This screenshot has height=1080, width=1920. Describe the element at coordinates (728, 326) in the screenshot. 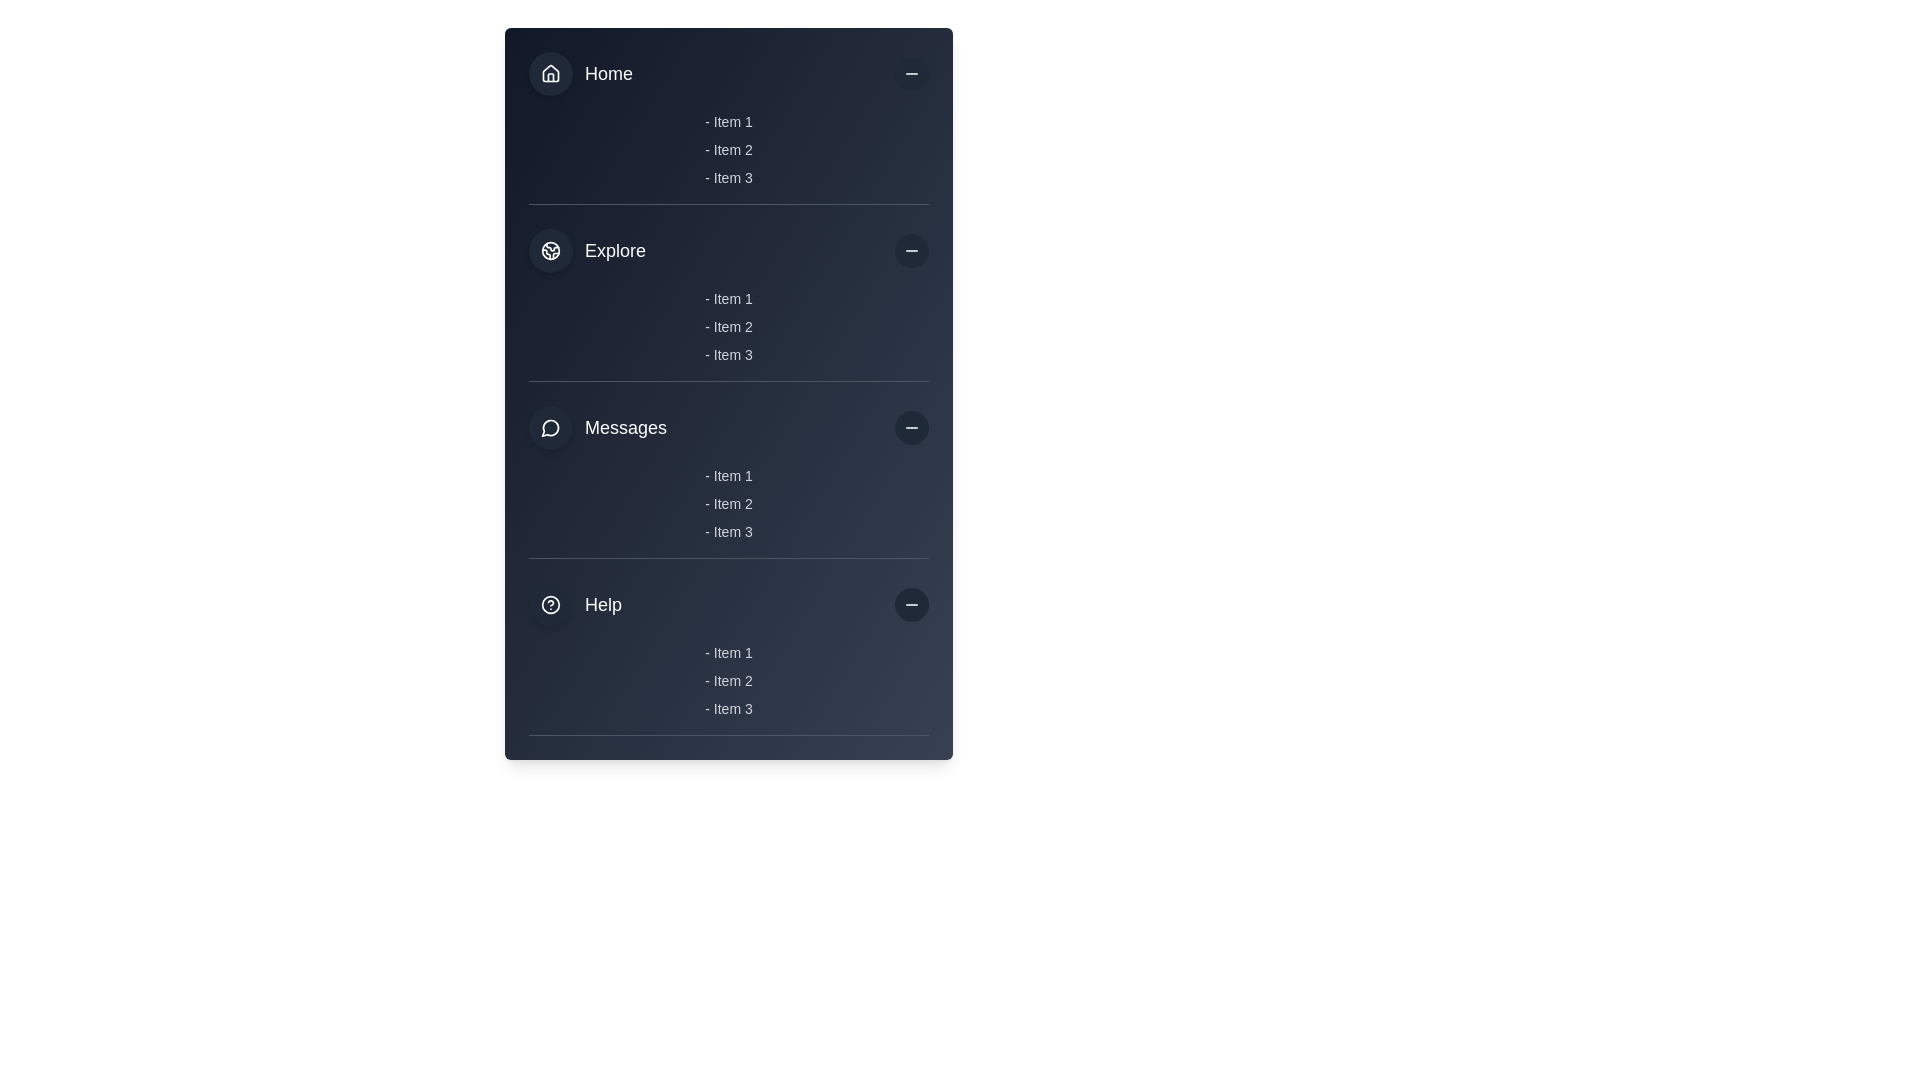

I see `text content of the vertical list element containing '- Item 1', '- Item 2', and '- Item 3', located in the 'Explore' section beneath the heading 'Explore'` at that location.